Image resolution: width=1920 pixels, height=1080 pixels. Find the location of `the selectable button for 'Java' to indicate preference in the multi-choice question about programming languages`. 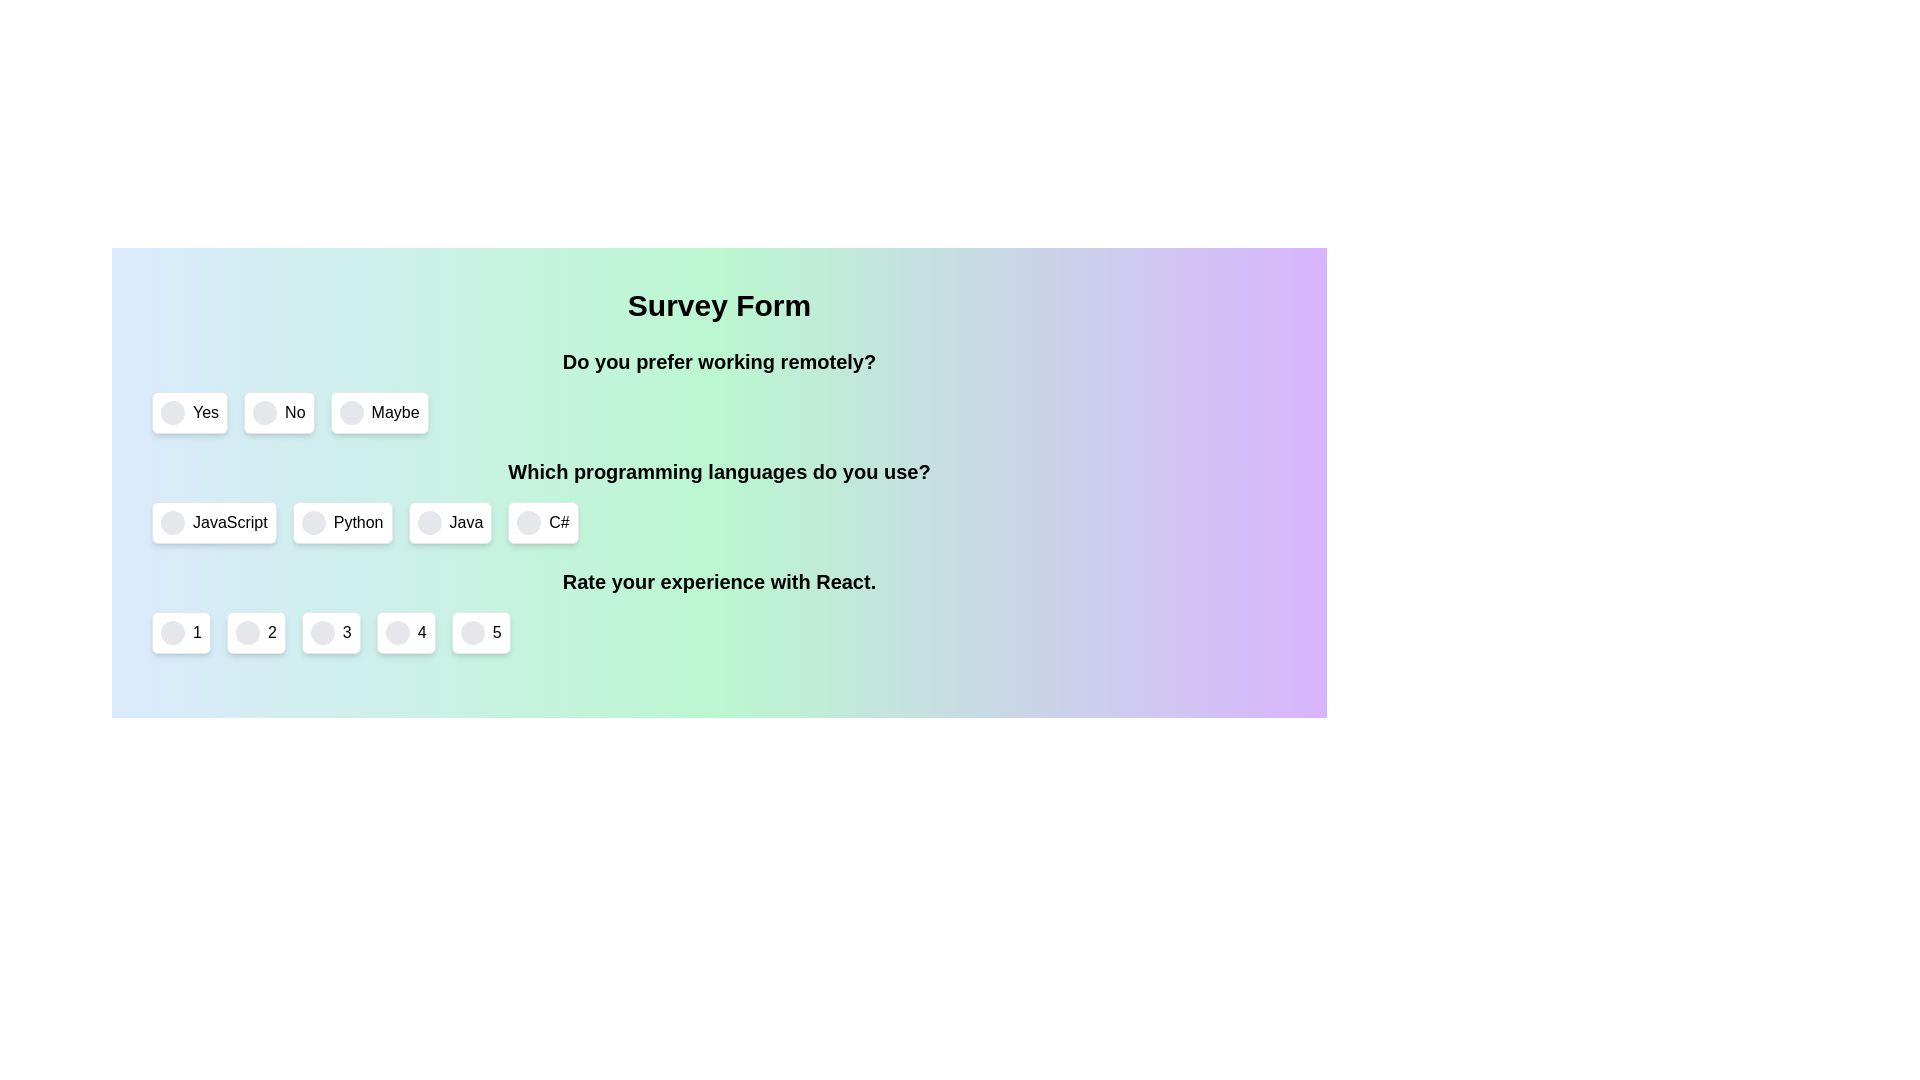

the selectable button for 'Java' to indicate preference in the multi-choice question about programming languages is located at coordinates (449, 522).